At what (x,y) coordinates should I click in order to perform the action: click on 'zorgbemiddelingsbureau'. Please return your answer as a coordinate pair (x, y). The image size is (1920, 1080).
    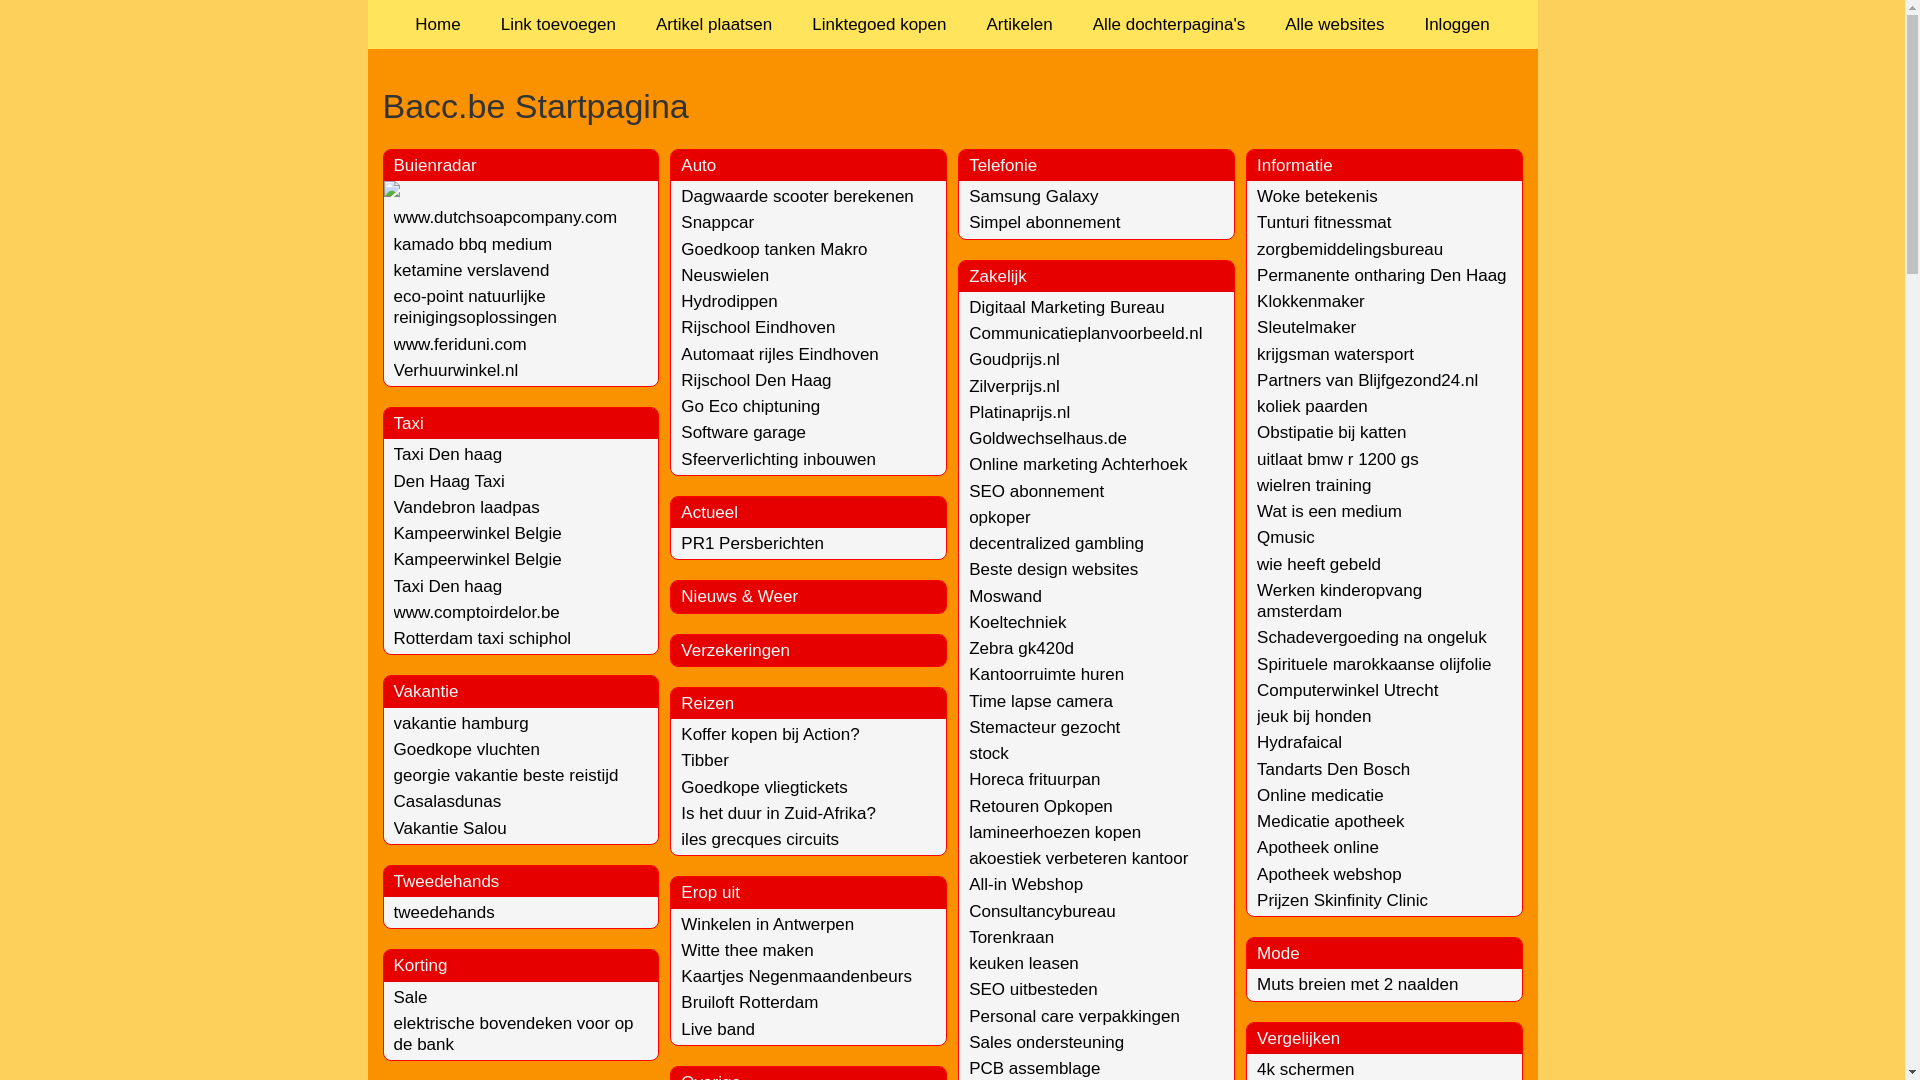
    Looking at the image, I should click on (1349, 248).